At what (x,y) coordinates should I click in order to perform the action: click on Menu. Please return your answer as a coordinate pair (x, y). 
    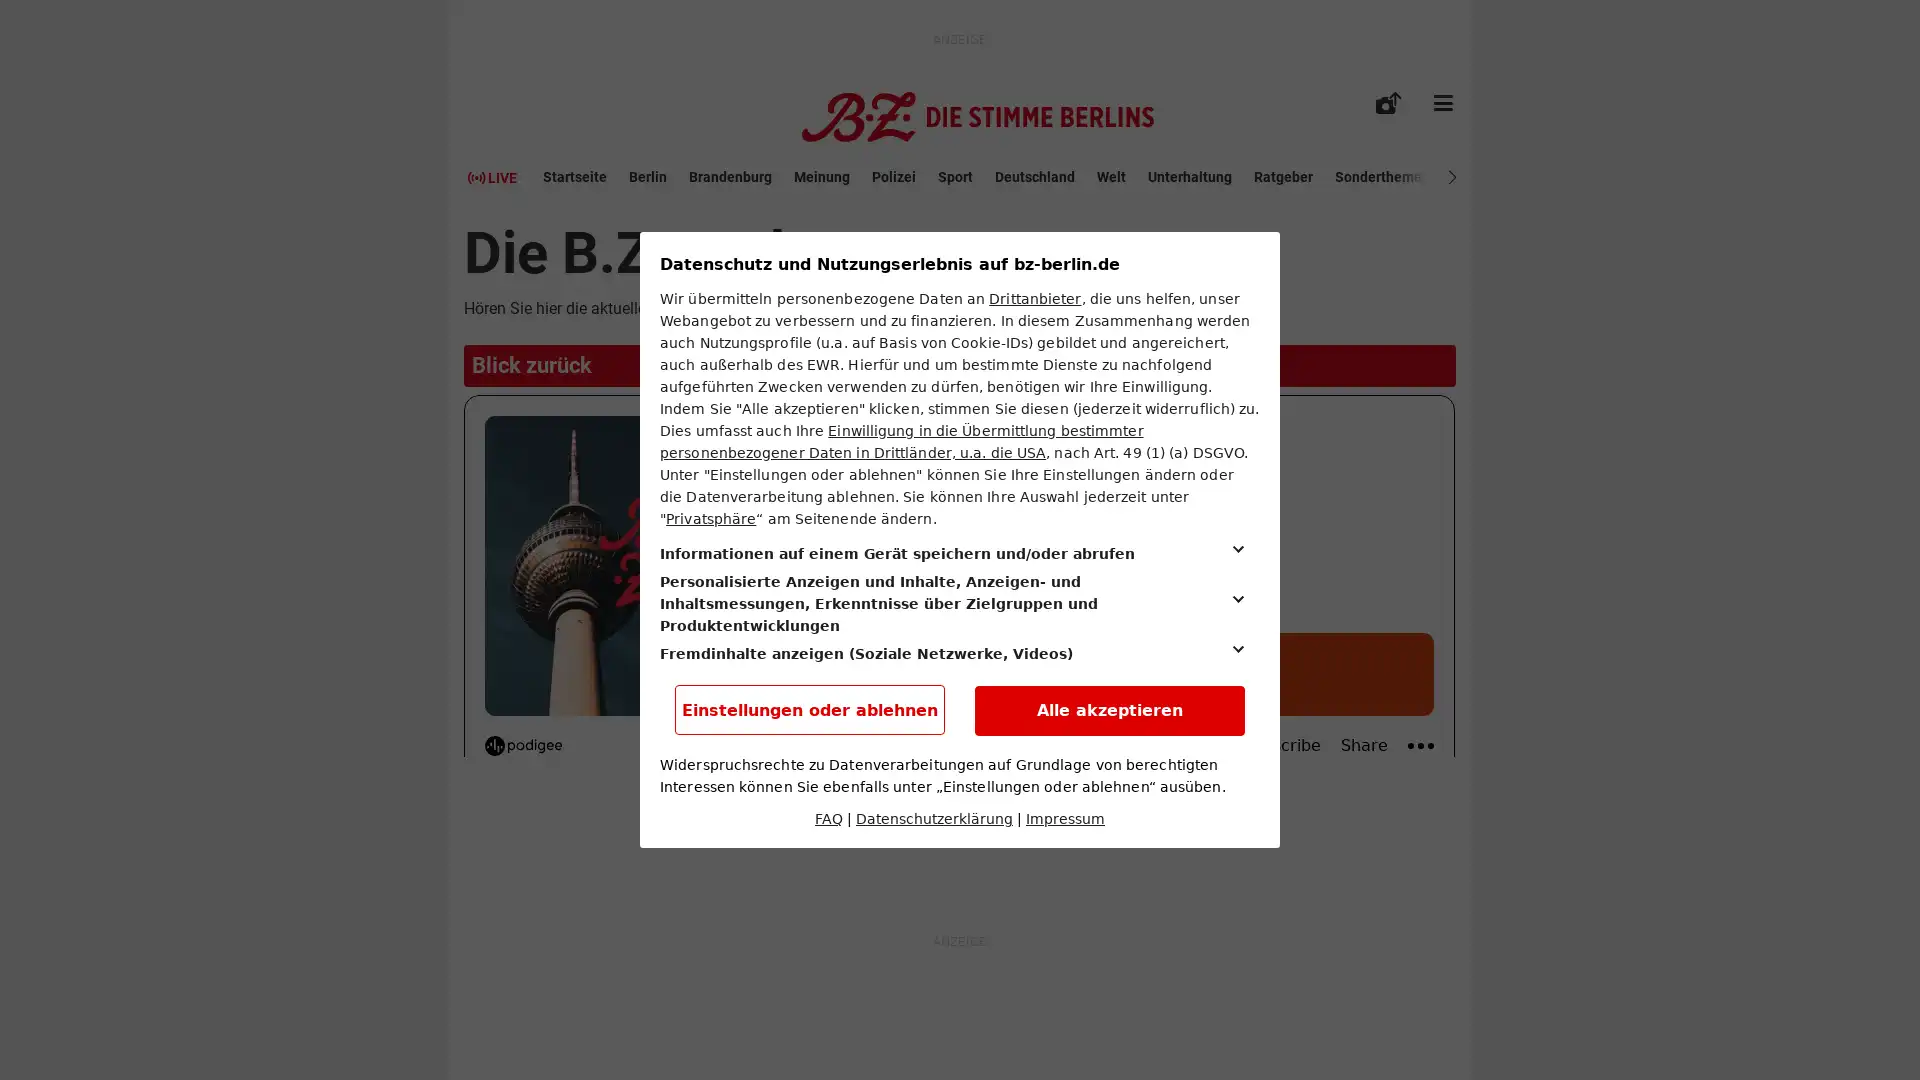
    Looking at the image, I should click on (1443, 103).